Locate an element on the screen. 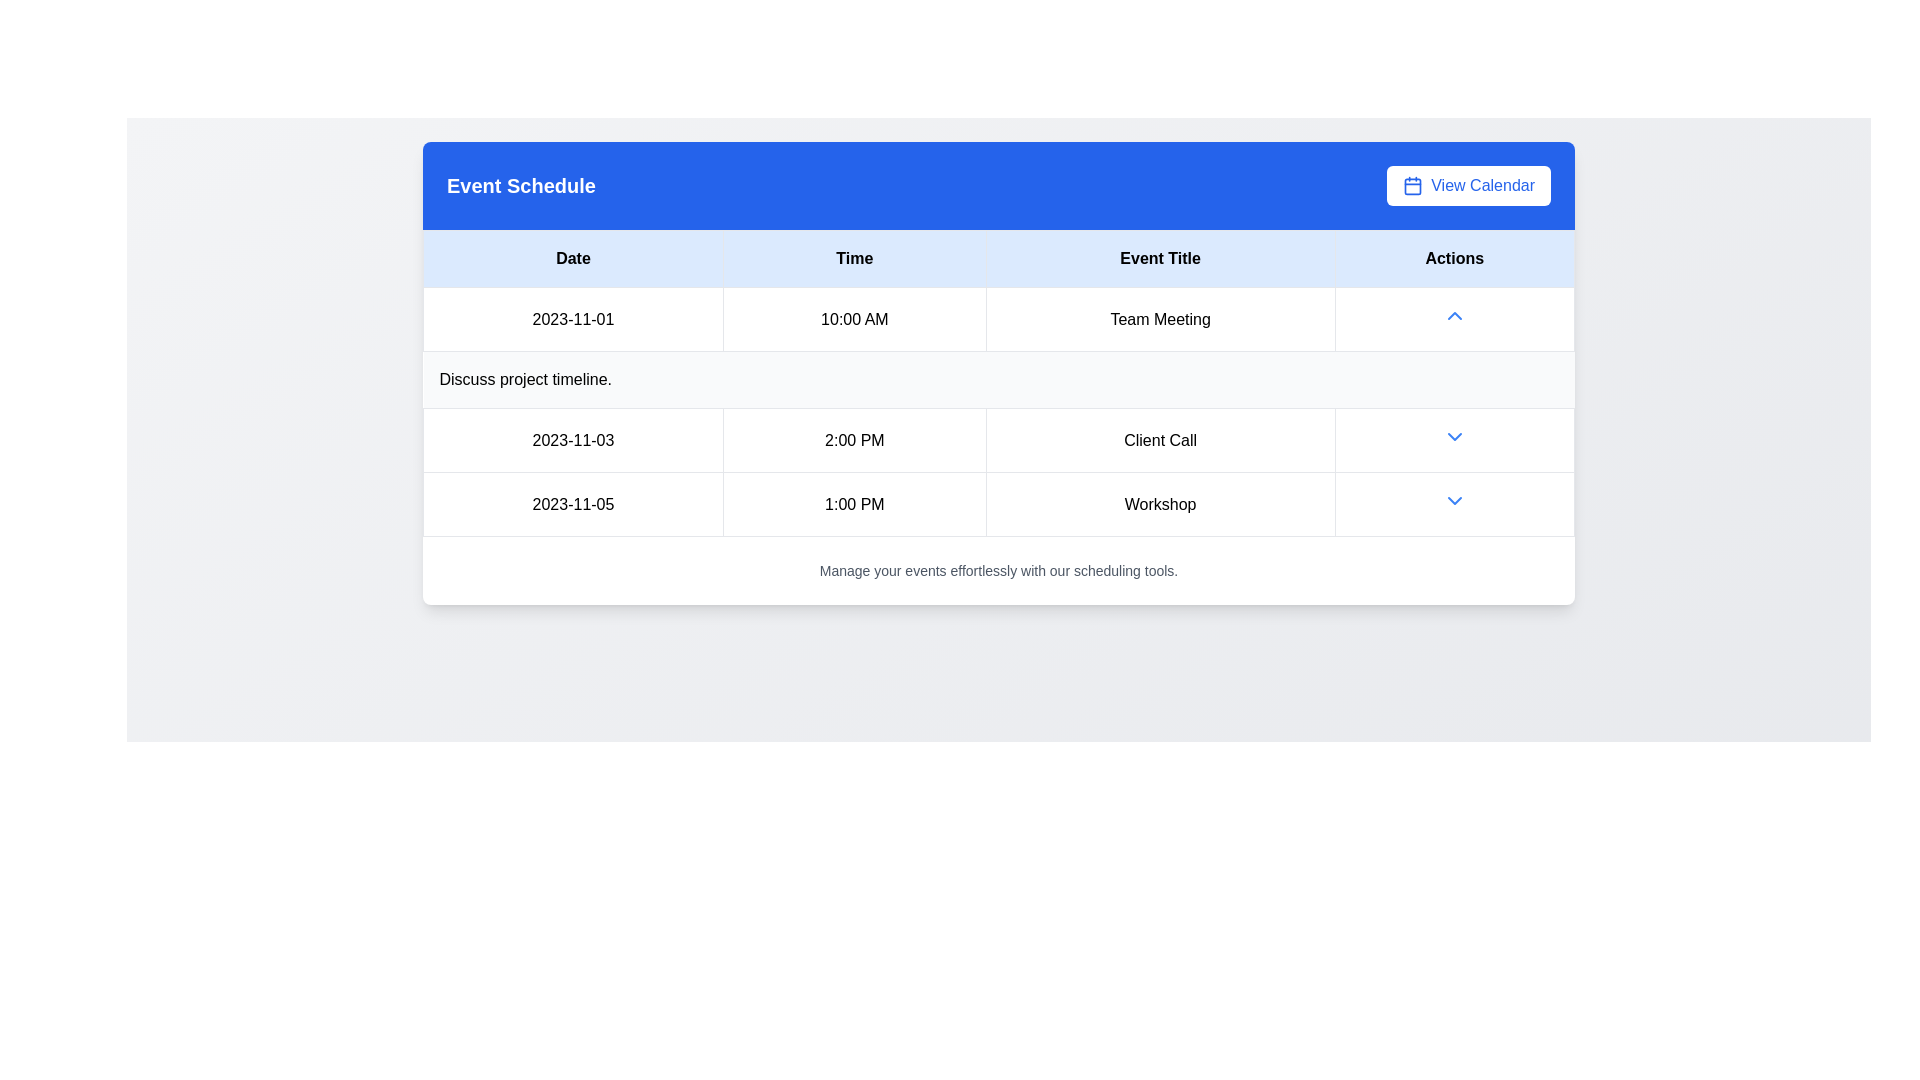  the third row of the event schedule table is located at coordinates (998, 503).